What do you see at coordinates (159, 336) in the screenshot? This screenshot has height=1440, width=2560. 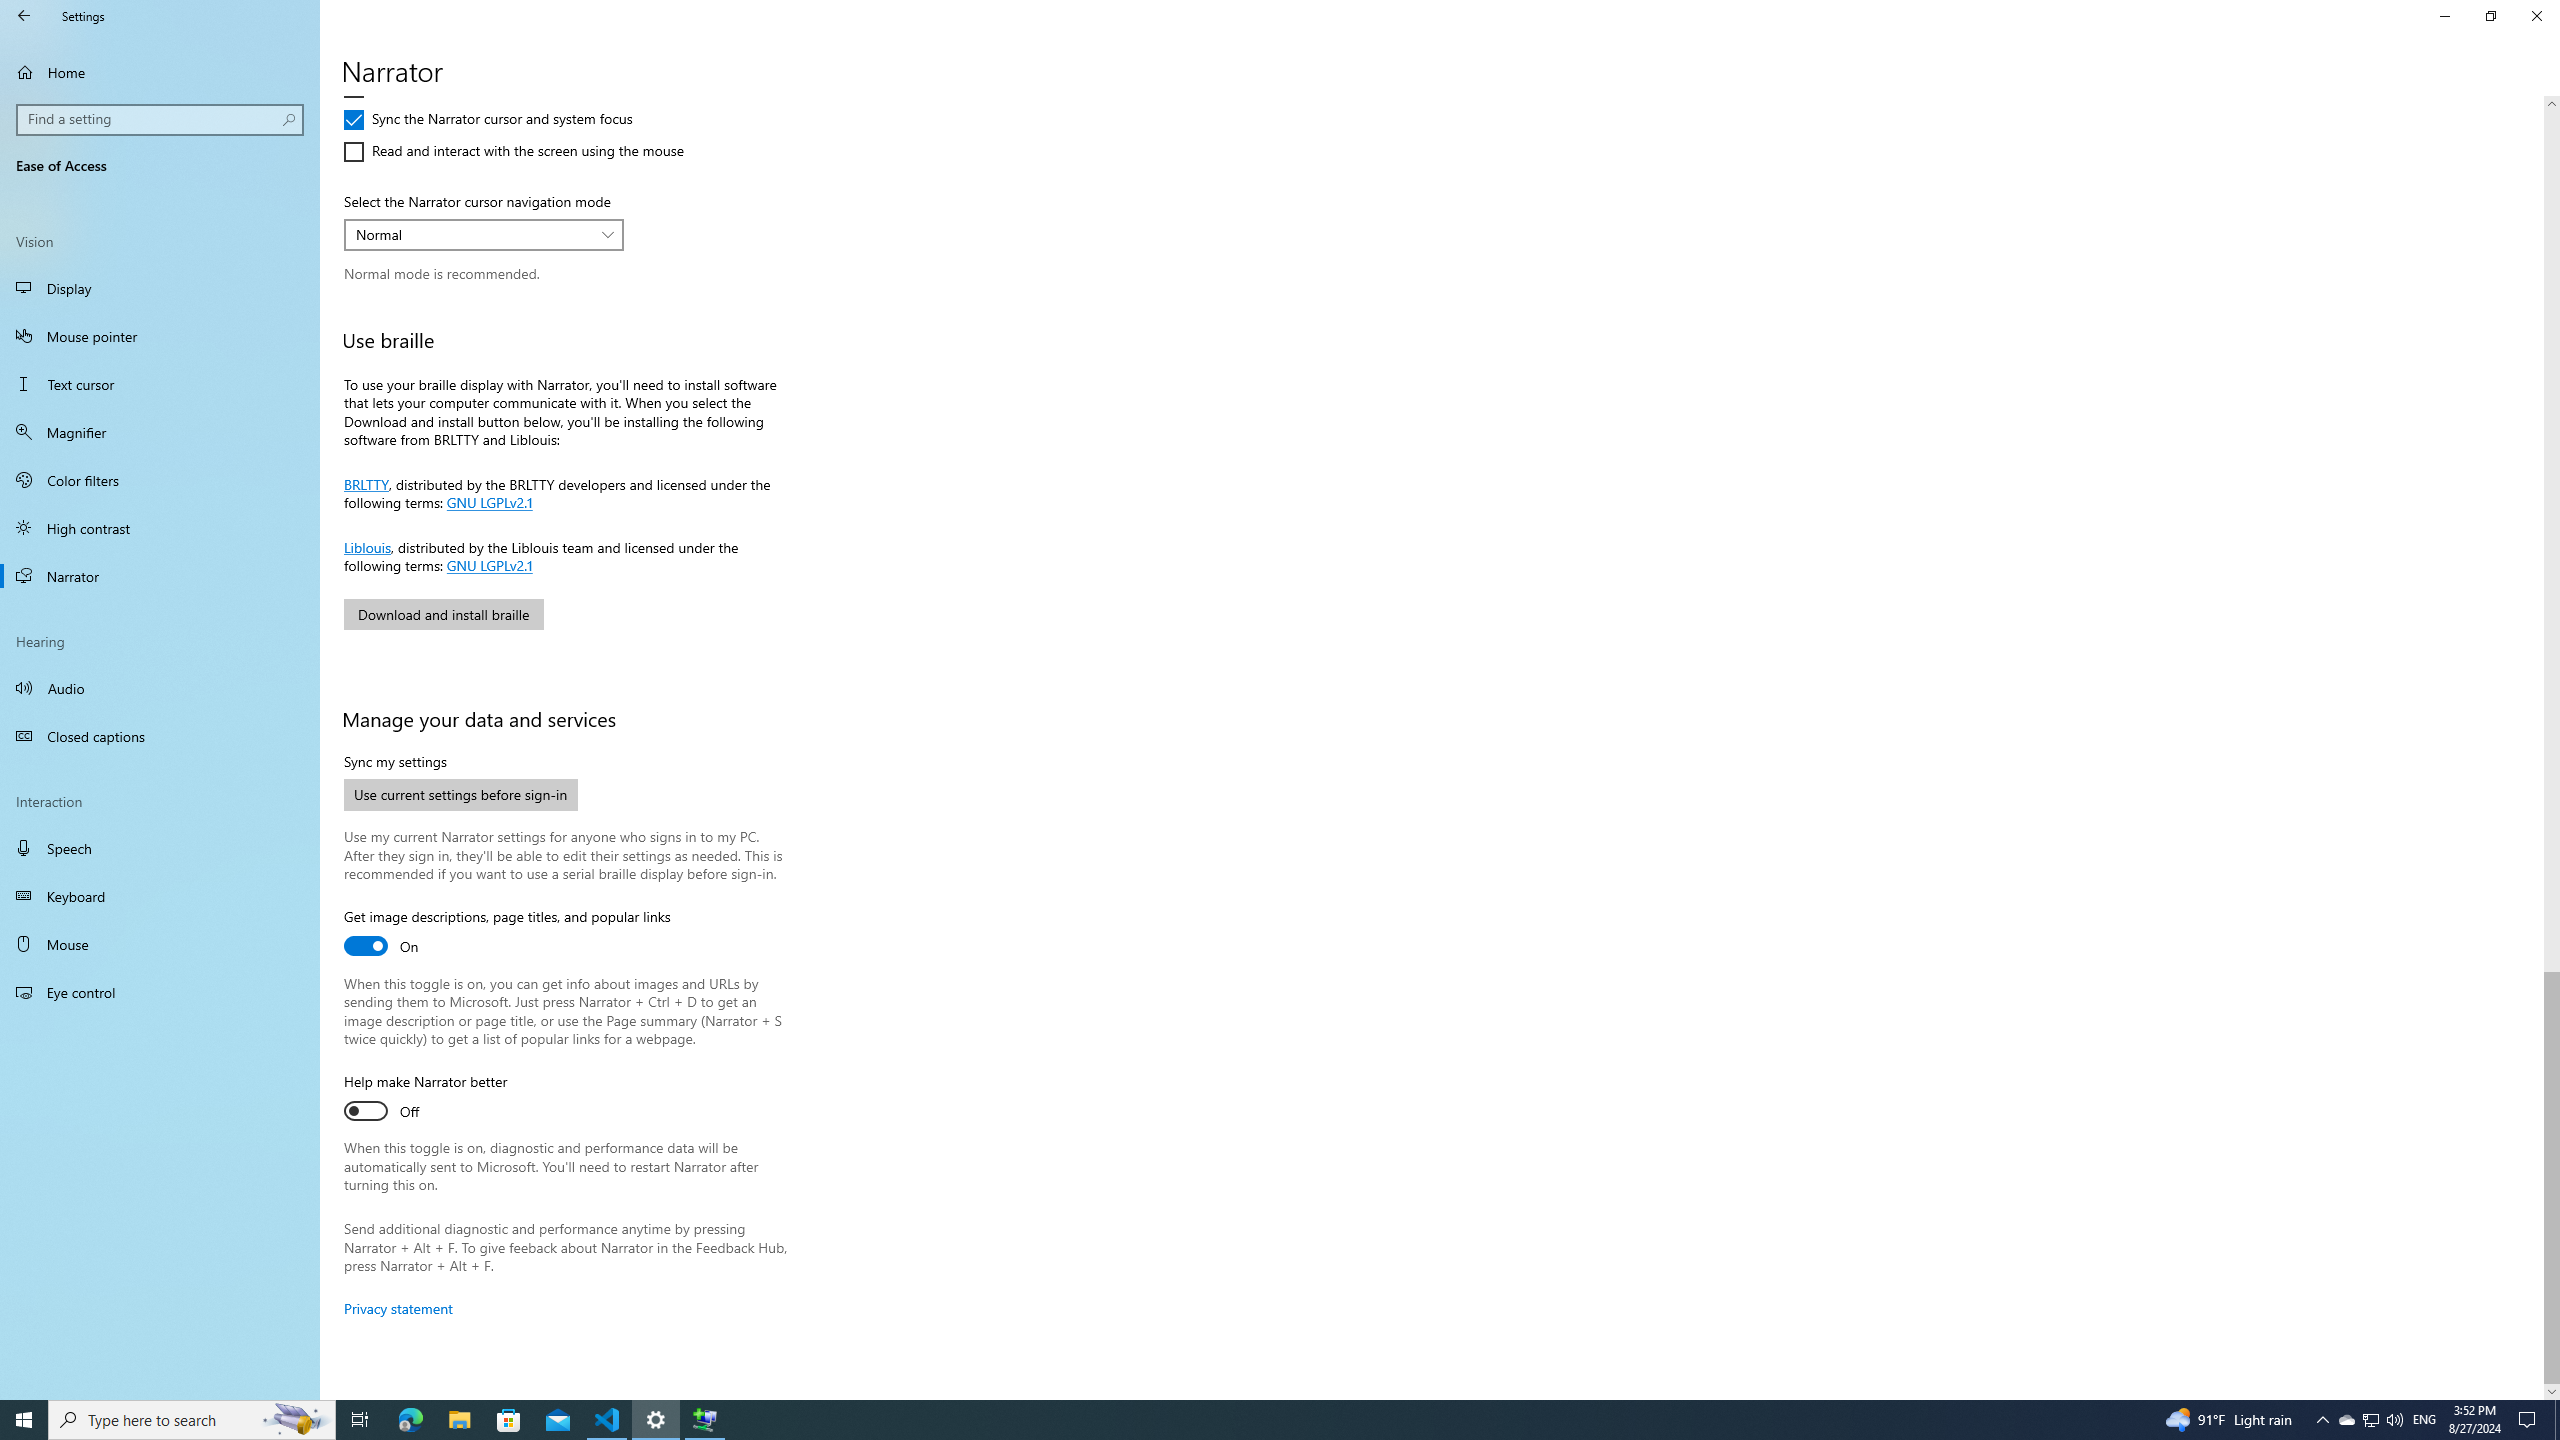 I see `'Mouse pointer'` at bounding box center [159, 336].